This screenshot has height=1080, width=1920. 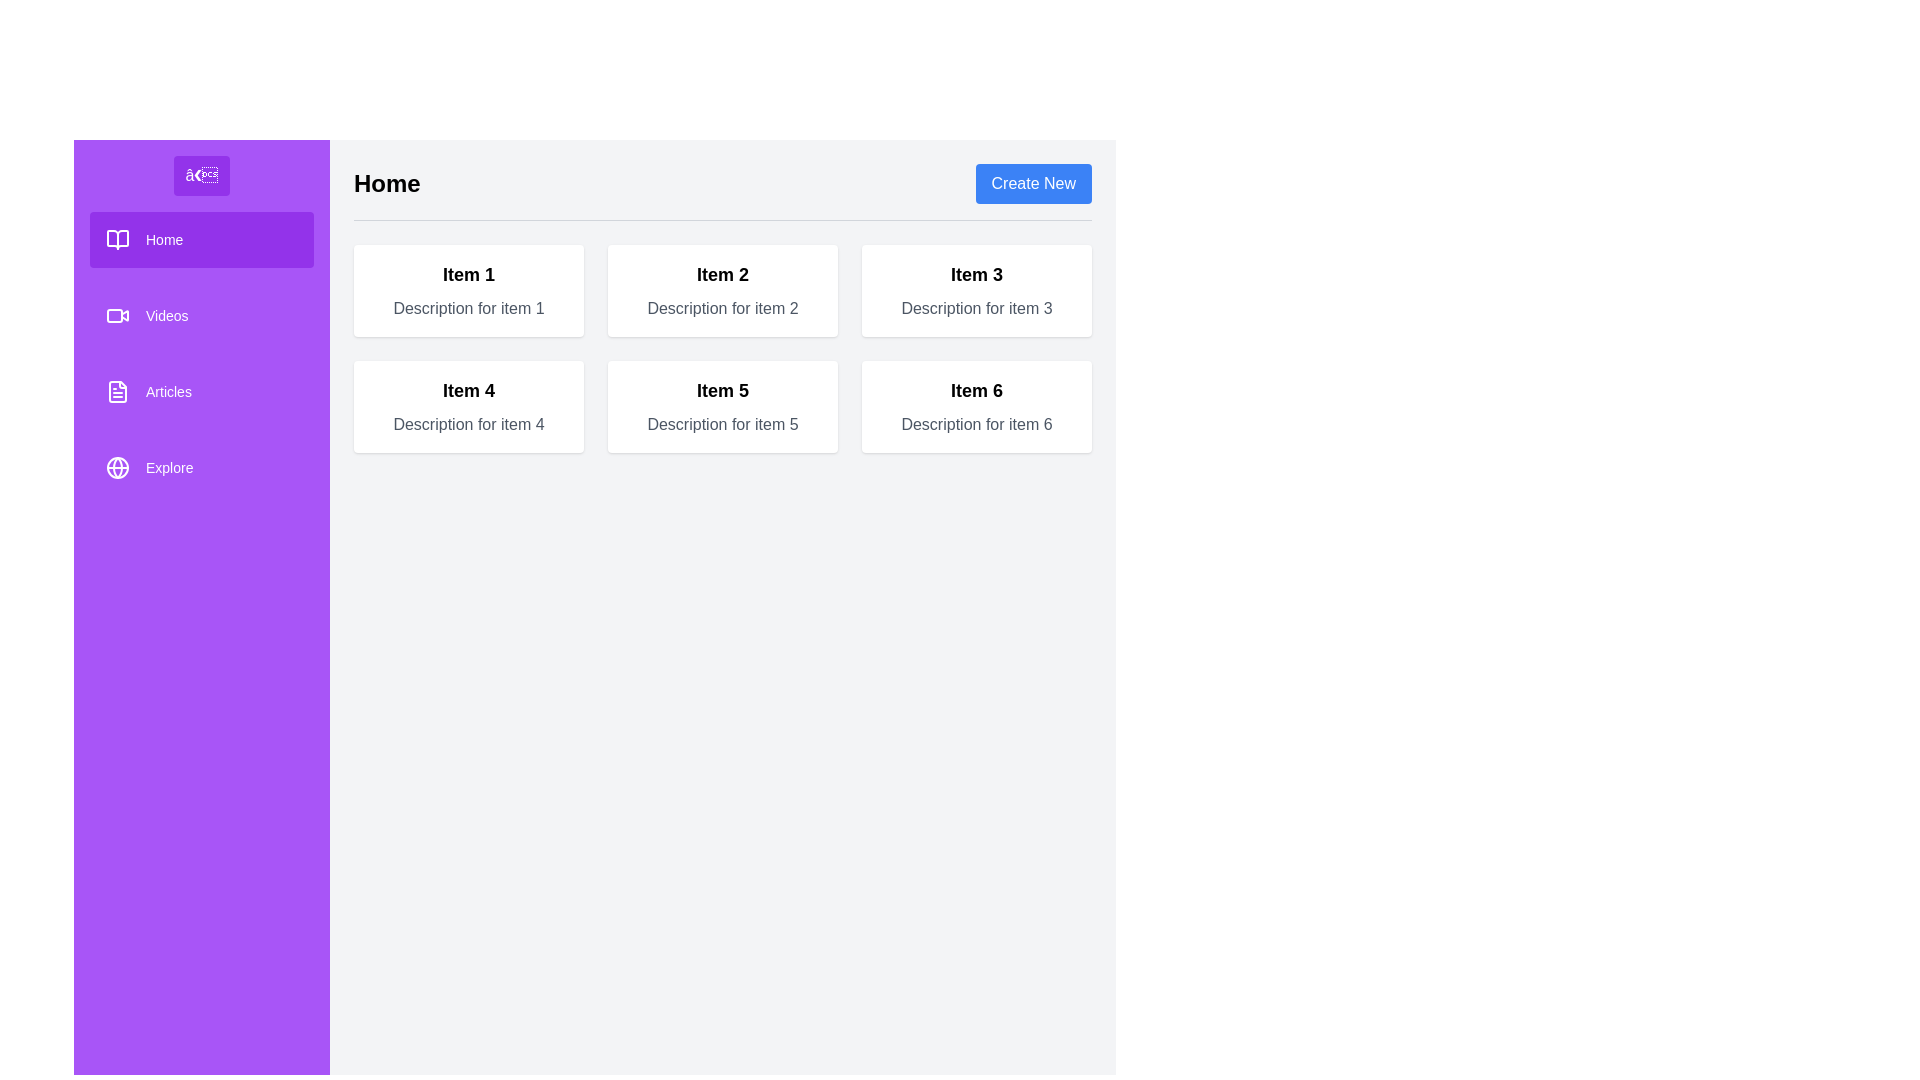 I want to click on the descriptive Text label for the card titled 'Item 4', which is located beneath the title text within the second card of the second row, so click(x=468, y=423).